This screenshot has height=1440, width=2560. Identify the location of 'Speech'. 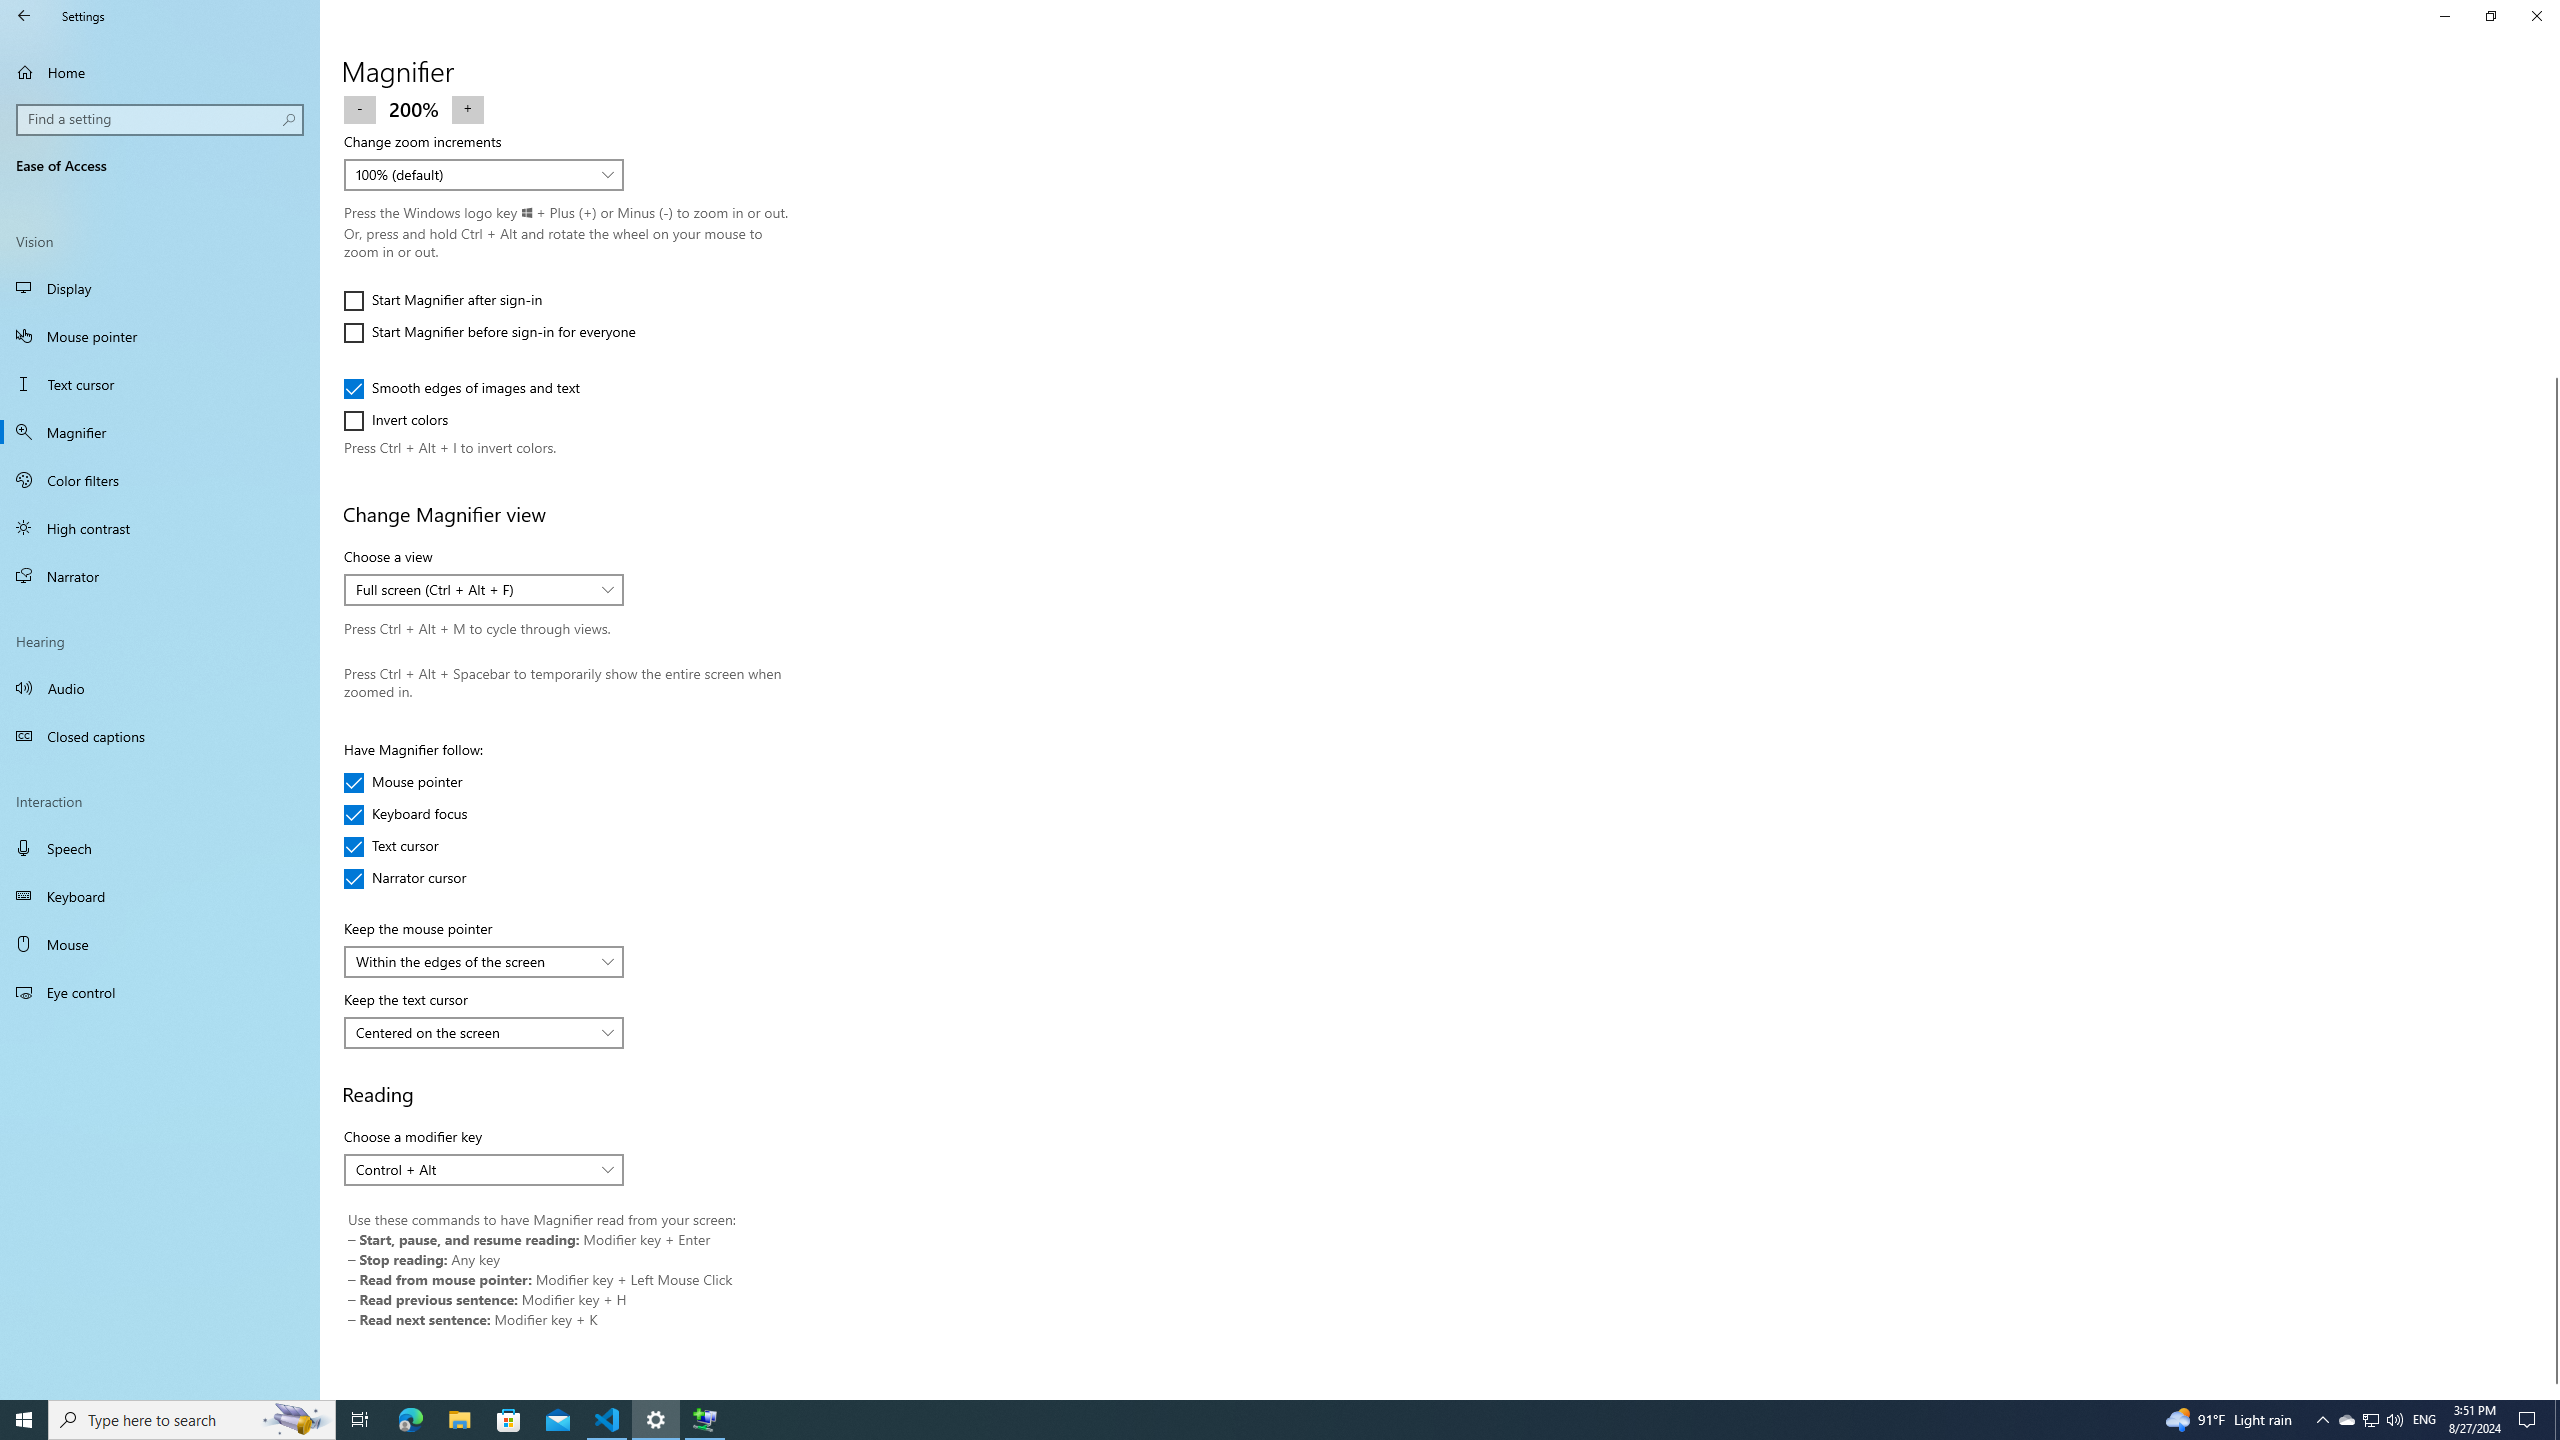
(159, 847).